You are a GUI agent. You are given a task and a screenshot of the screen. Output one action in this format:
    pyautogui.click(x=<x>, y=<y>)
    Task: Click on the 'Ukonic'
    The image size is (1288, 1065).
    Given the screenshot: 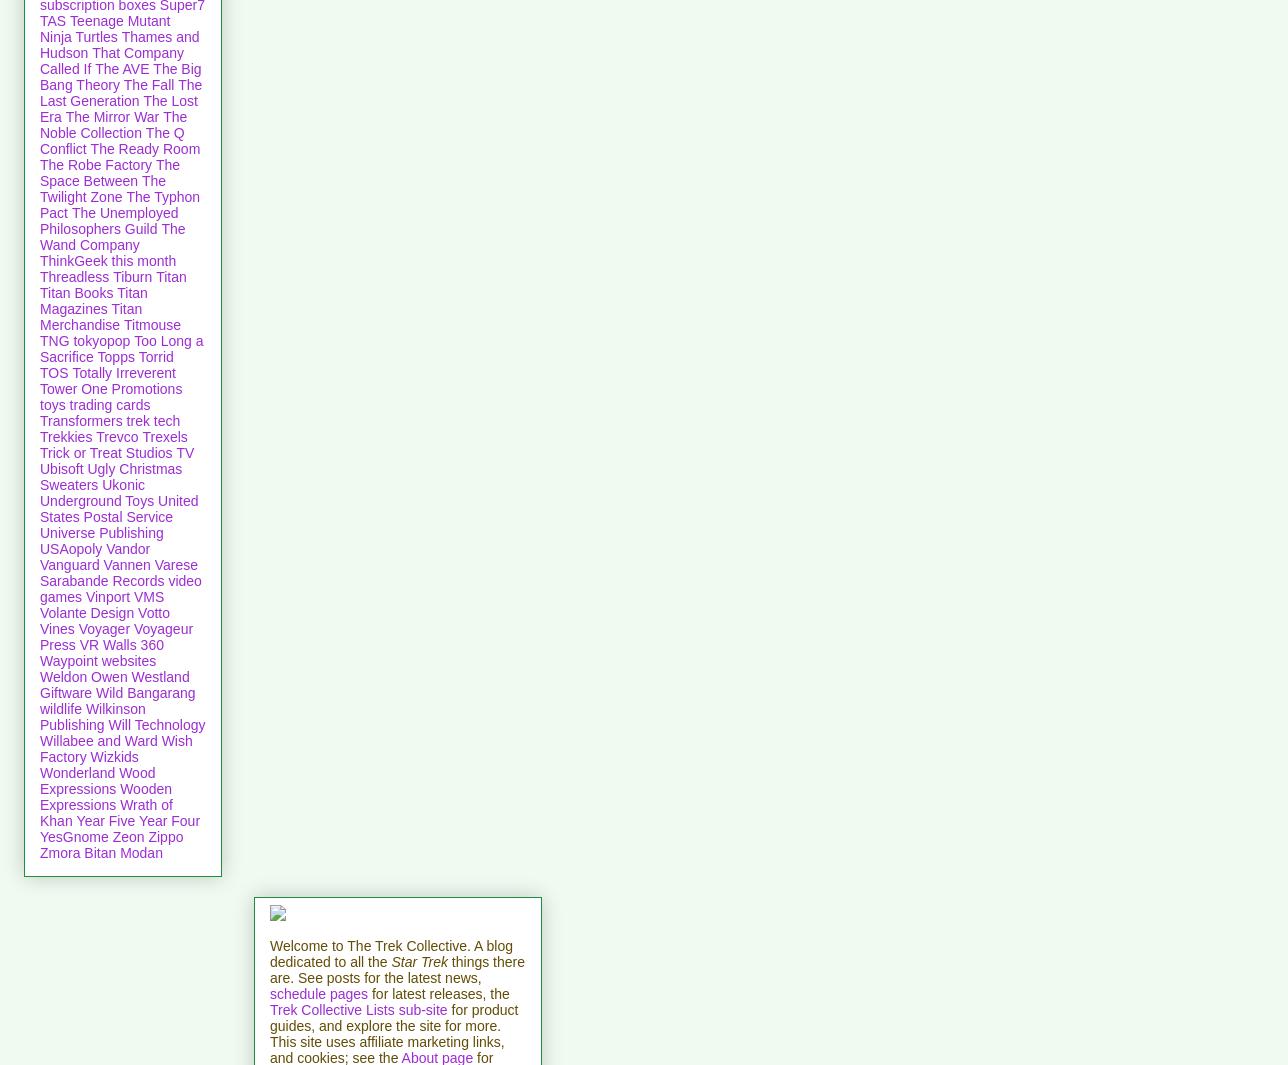 What is the action you would take?
    pyautogui.click(x=123, y=483)
    